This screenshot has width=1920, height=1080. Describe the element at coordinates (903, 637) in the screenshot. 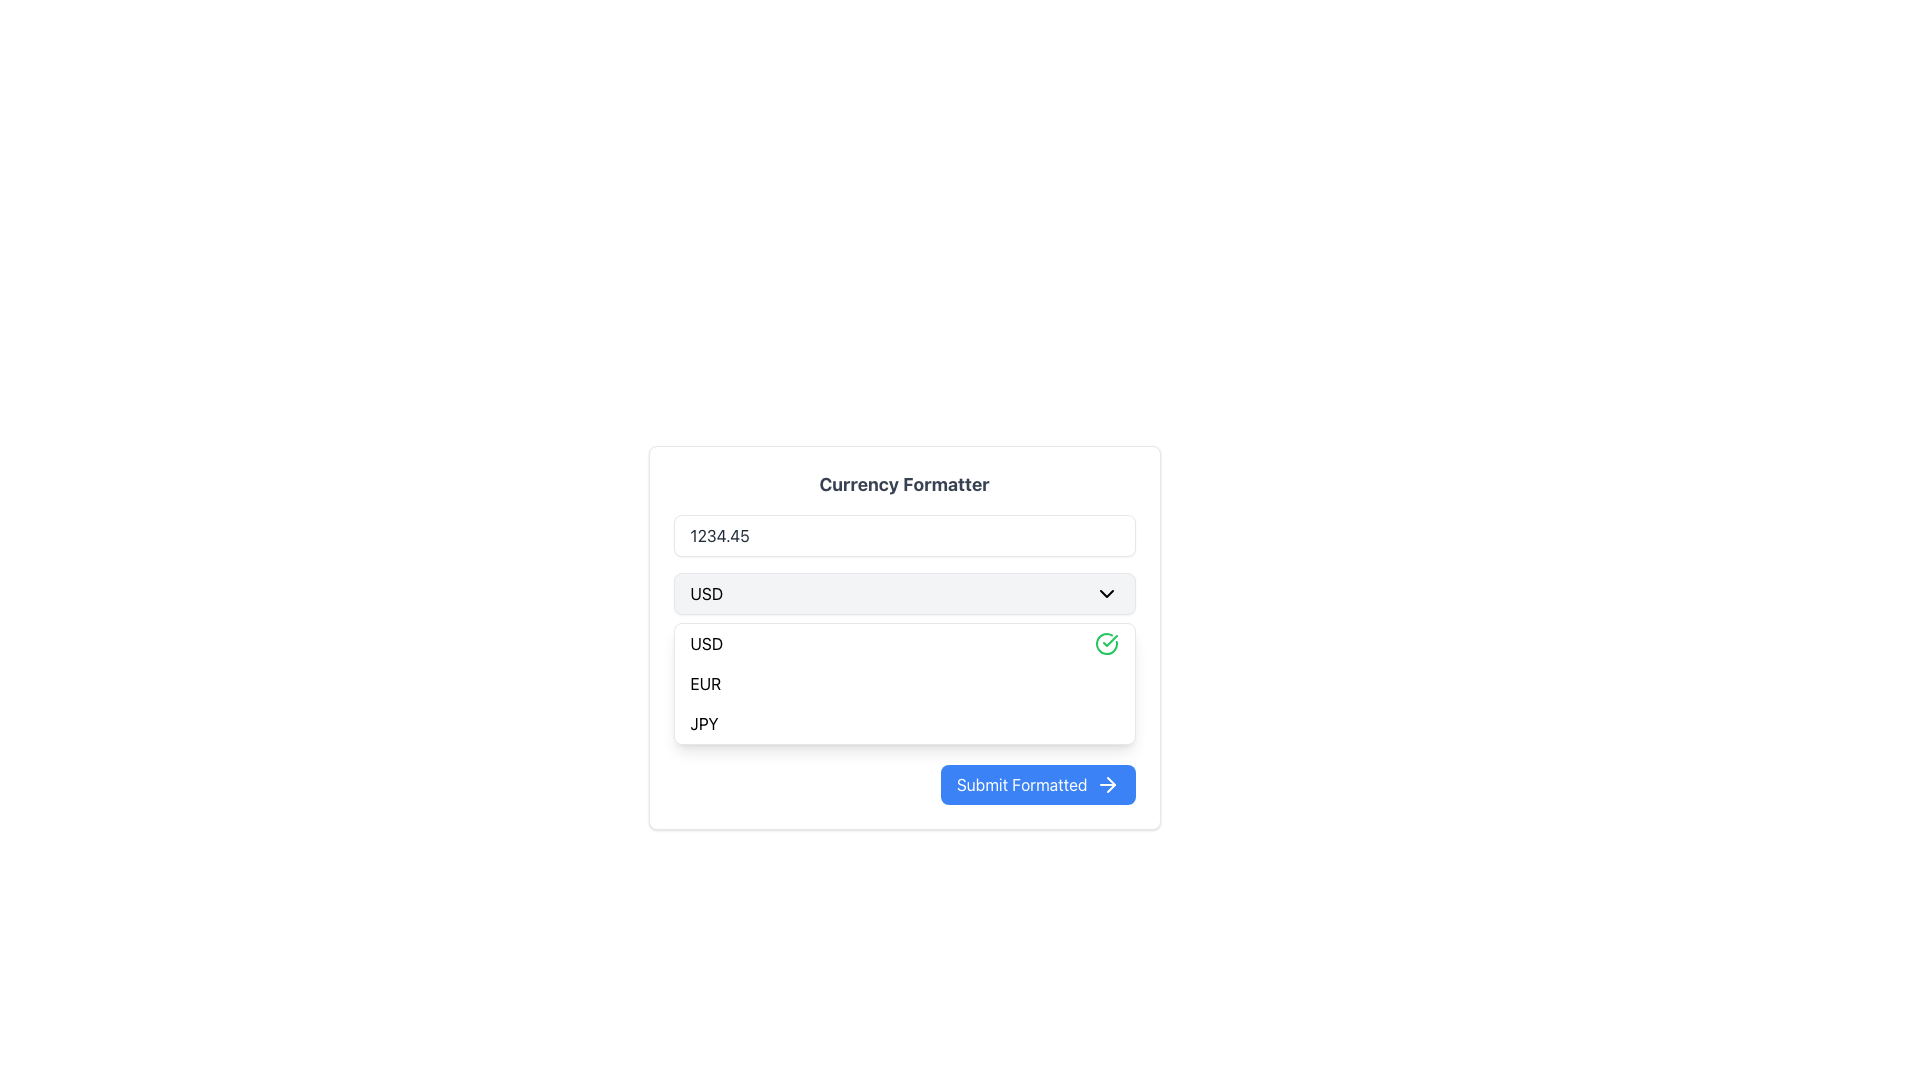

I see `the dropdown menu option` at that location.